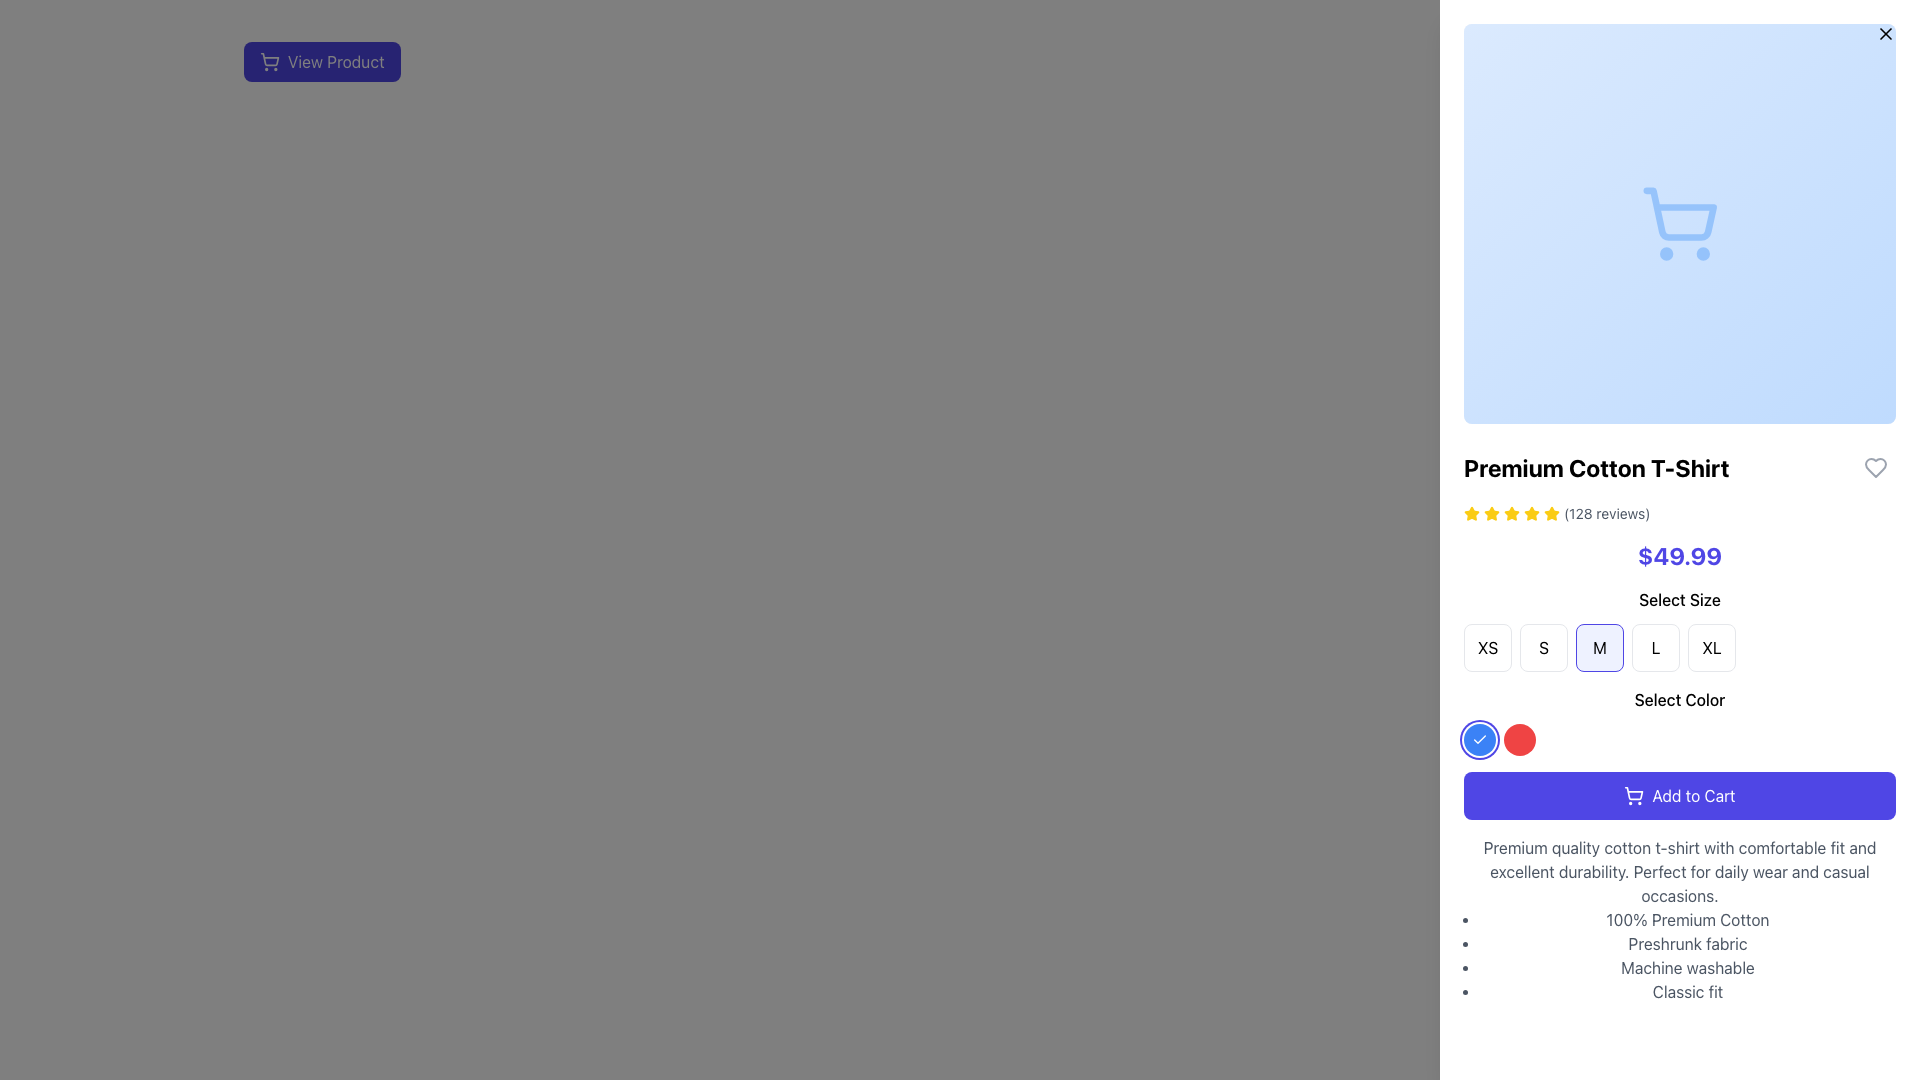 The width and height of the screenshot is (1920, 1080). Describe the element at coordinates (1492, 512) in the screenshot. I see `the color and state of the third star-shaped icon in the five-star rating system, which is filled with yellow and emphasizes its stroke, located above the '(128 reviews)' text` at that location.